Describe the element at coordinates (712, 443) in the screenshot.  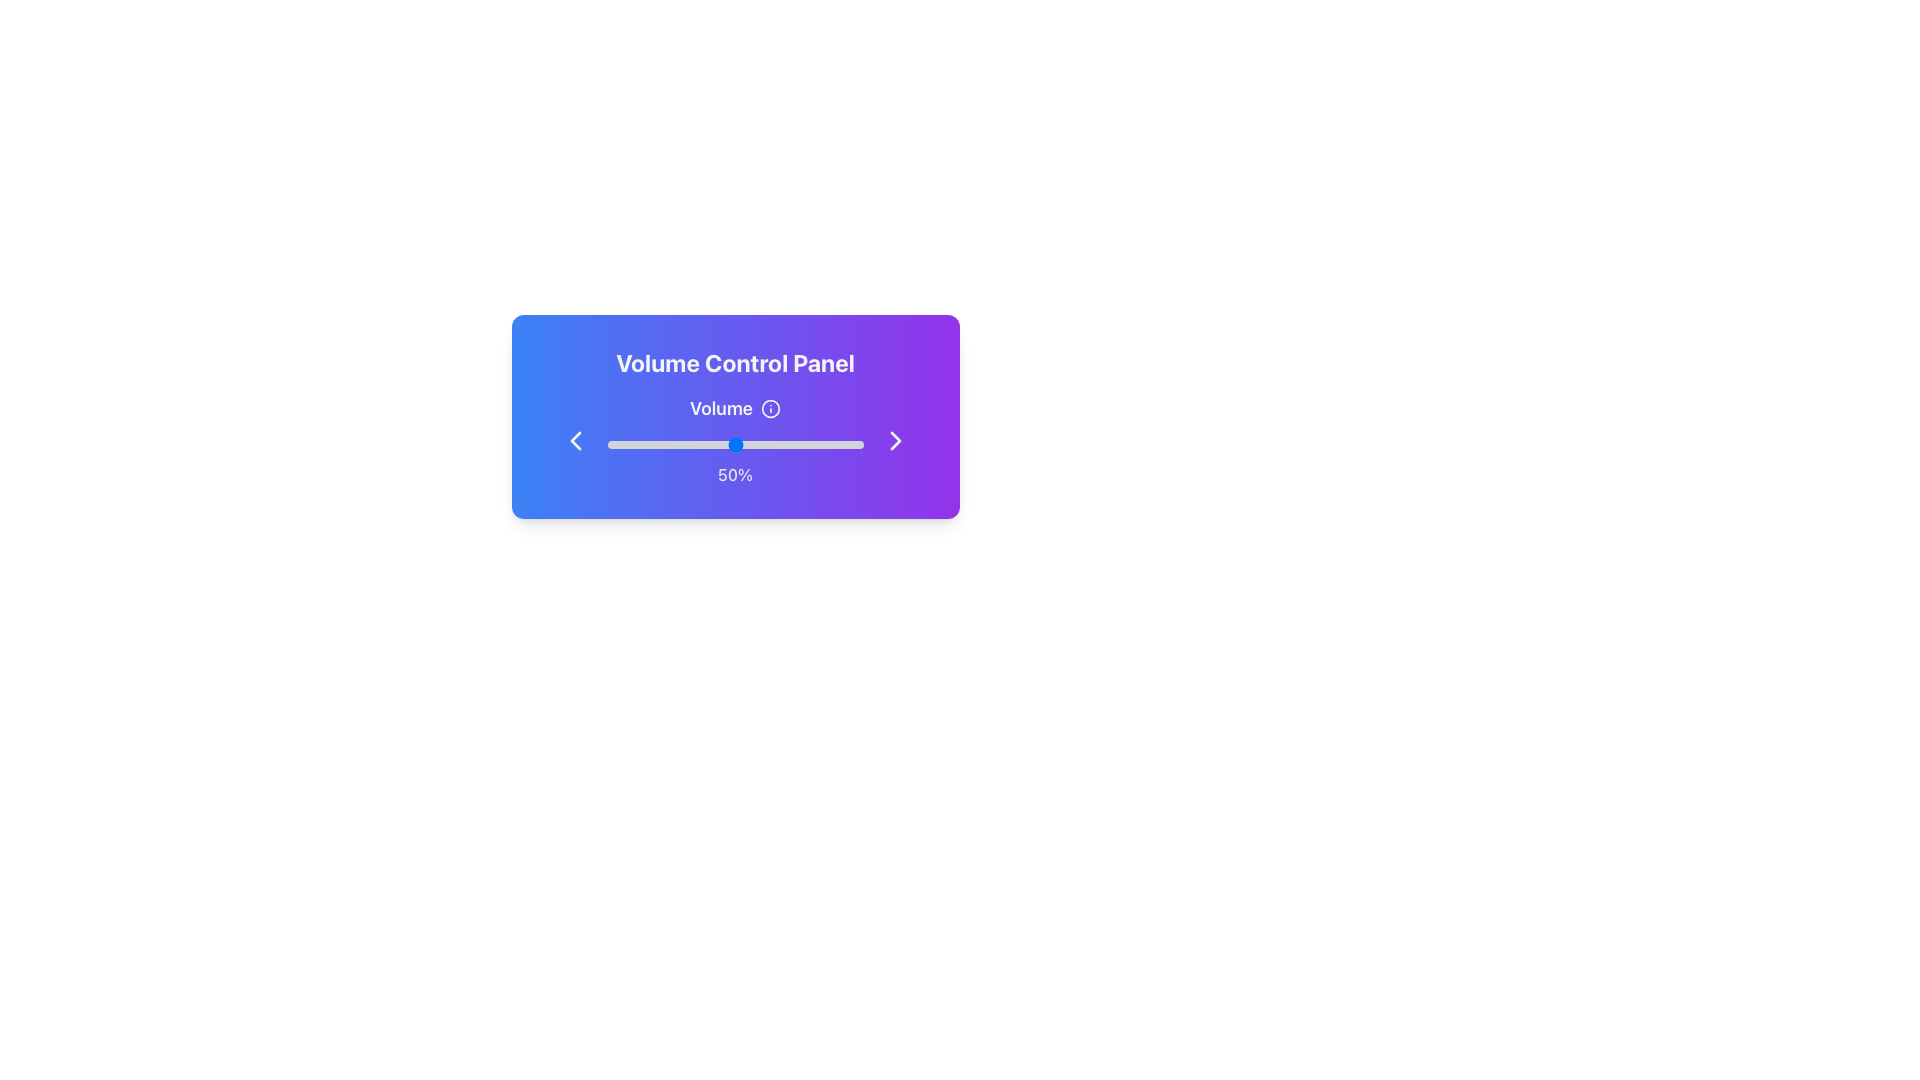
I see `the volume level` at that location.